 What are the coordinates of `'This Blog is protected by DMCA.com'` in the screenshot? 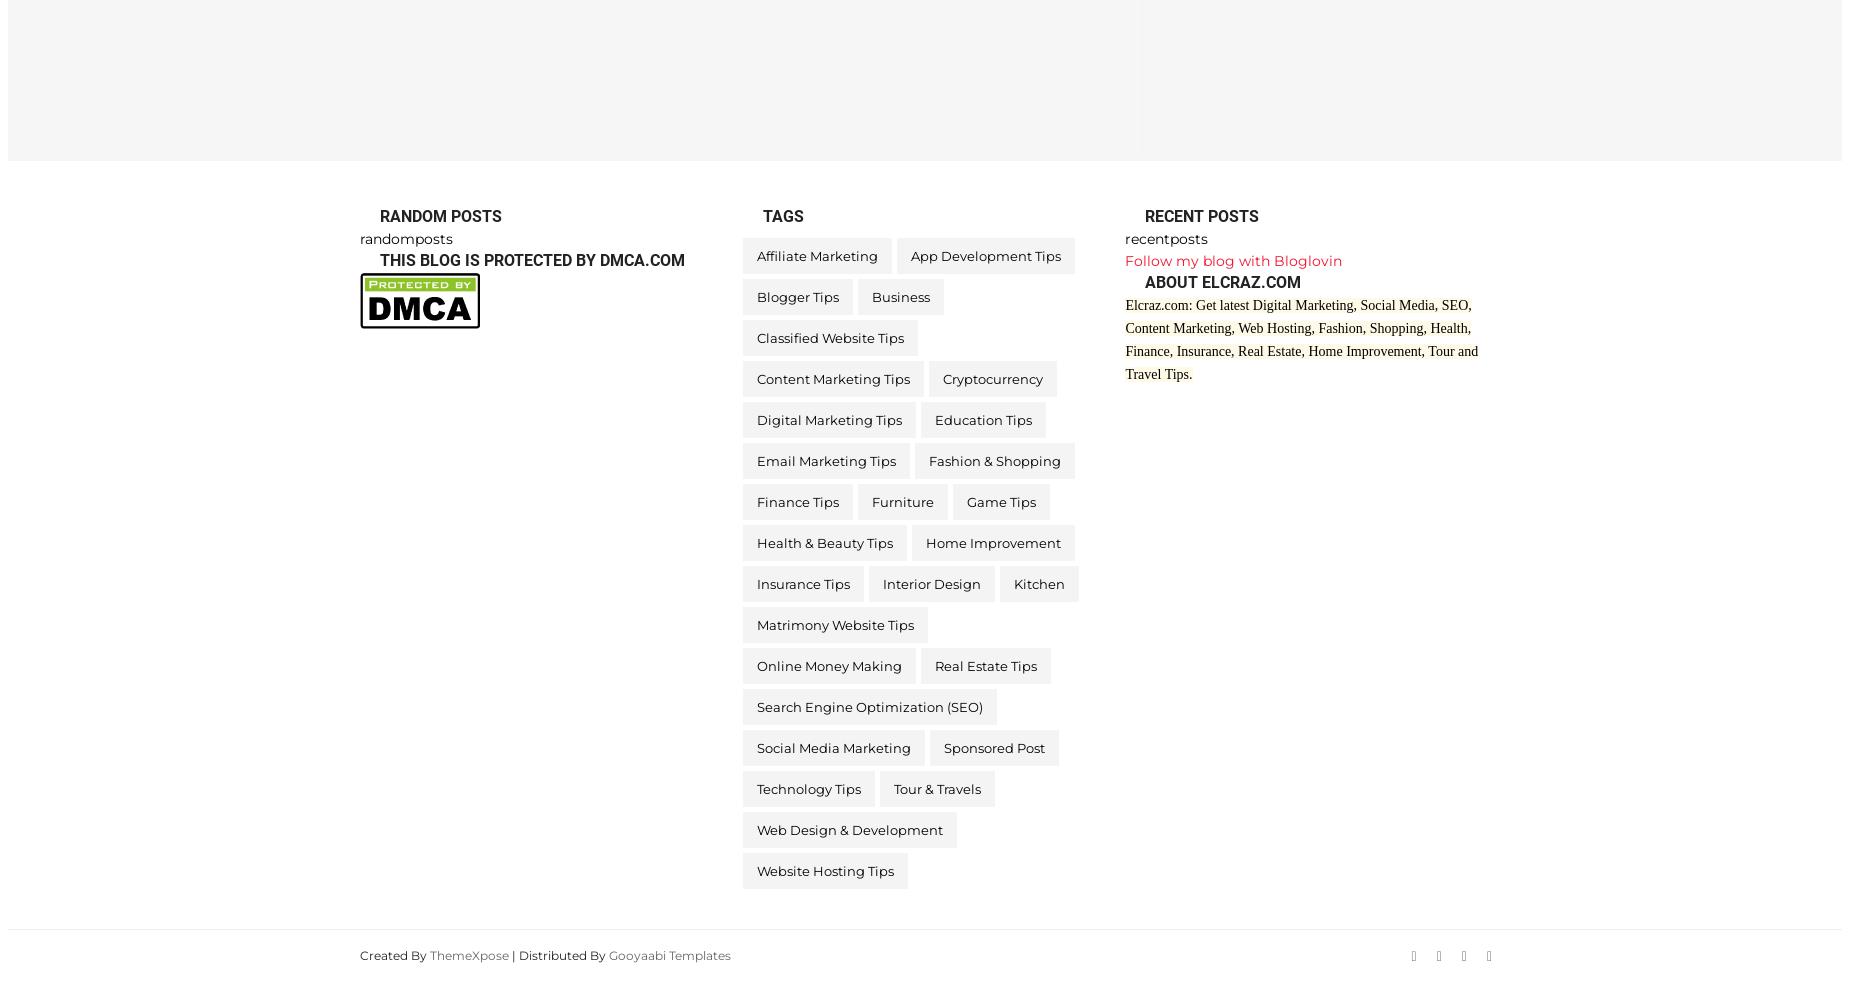 It's located at (532, 260).